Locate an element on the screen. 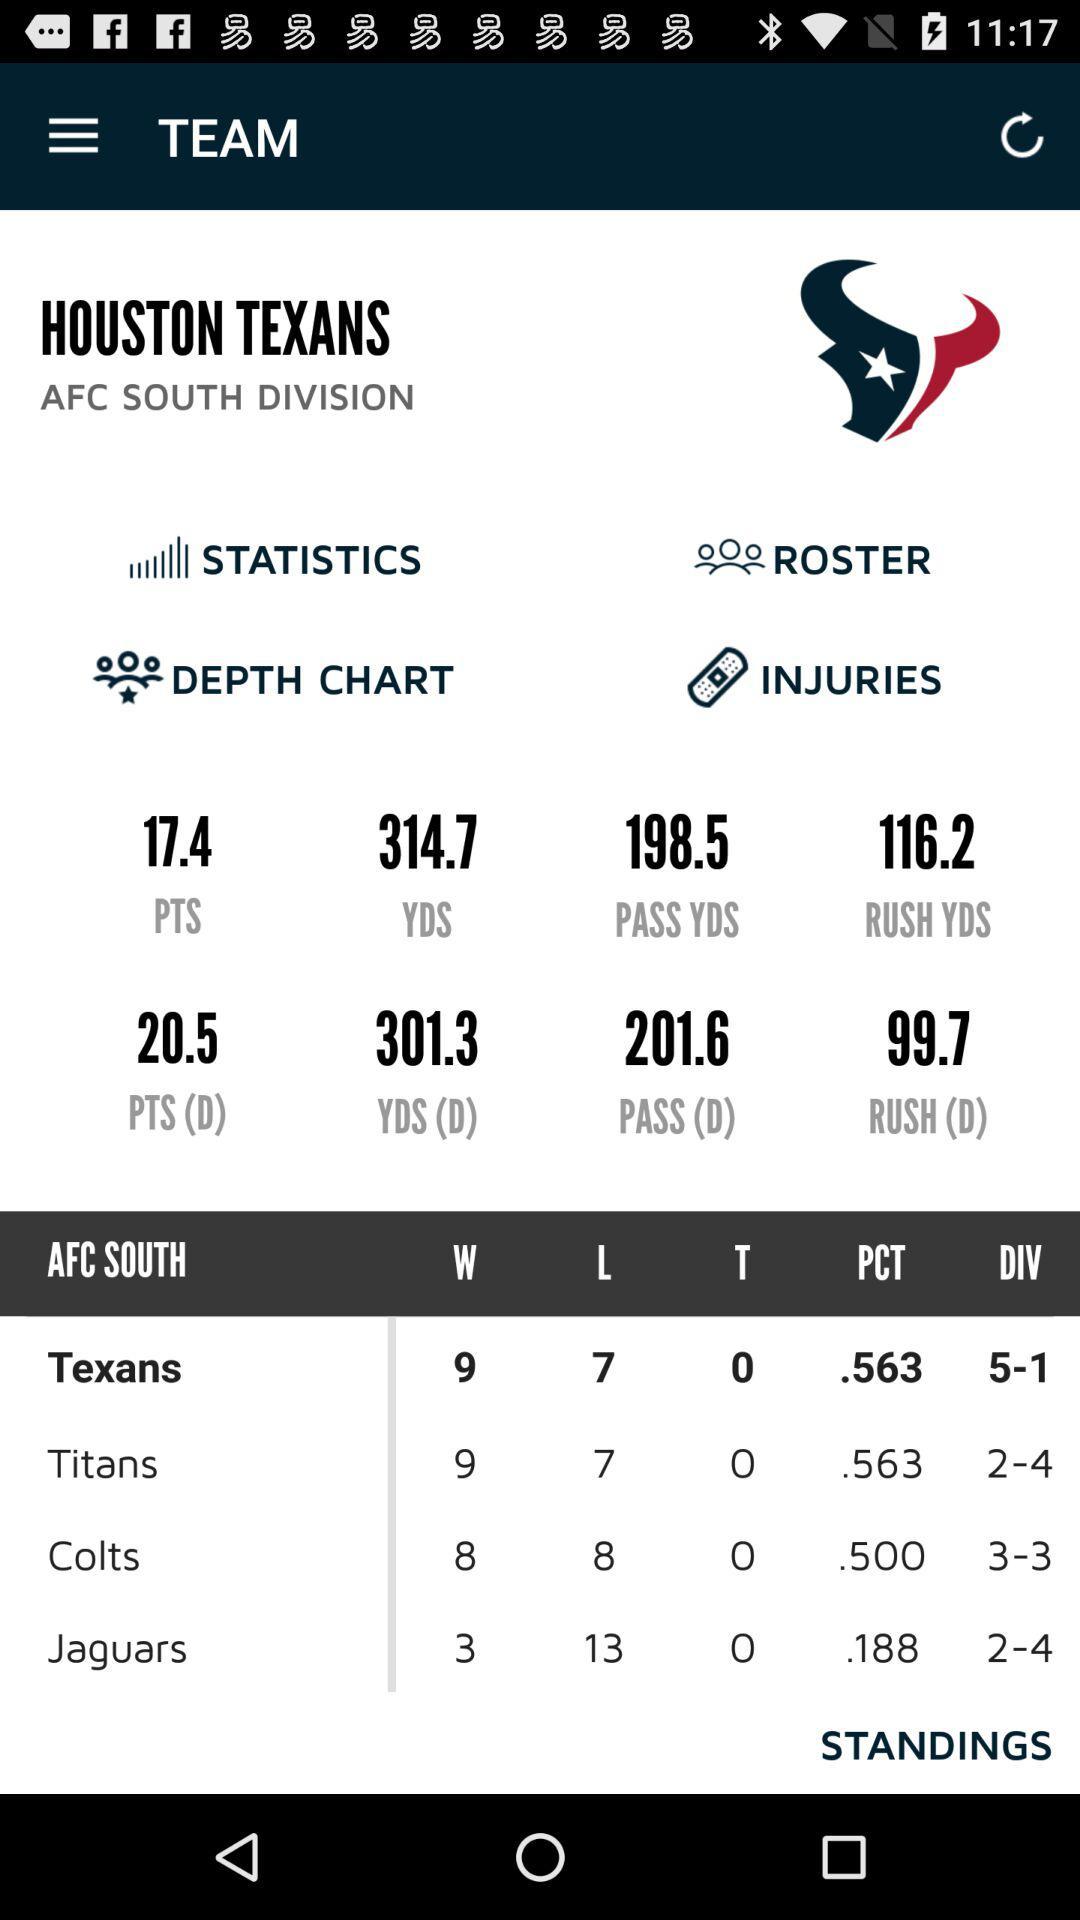  div item is located at coordinates (1002, 1262).